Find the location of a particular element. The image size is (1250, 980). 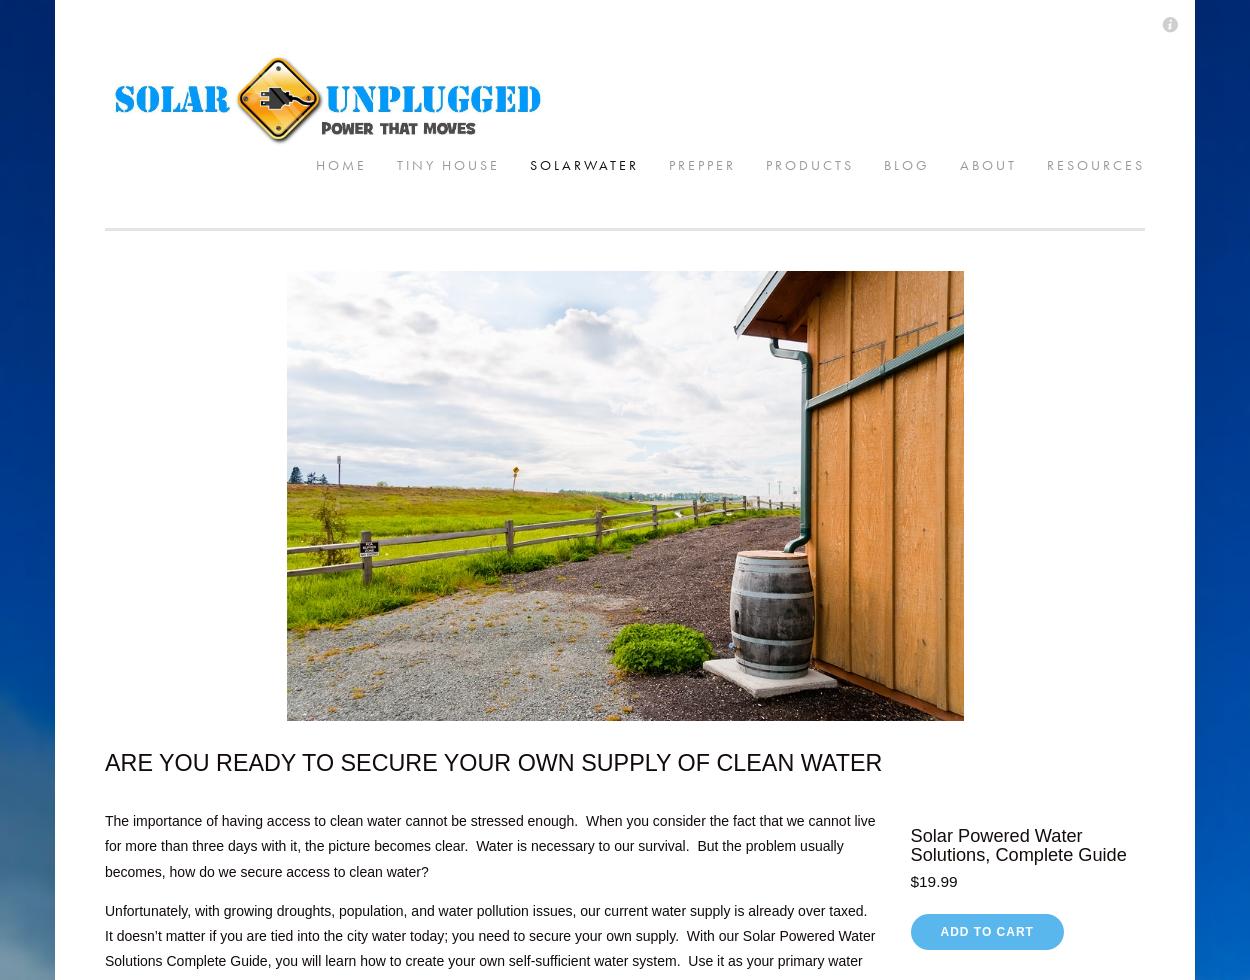

'Products' is located at coordinates (84, 224).